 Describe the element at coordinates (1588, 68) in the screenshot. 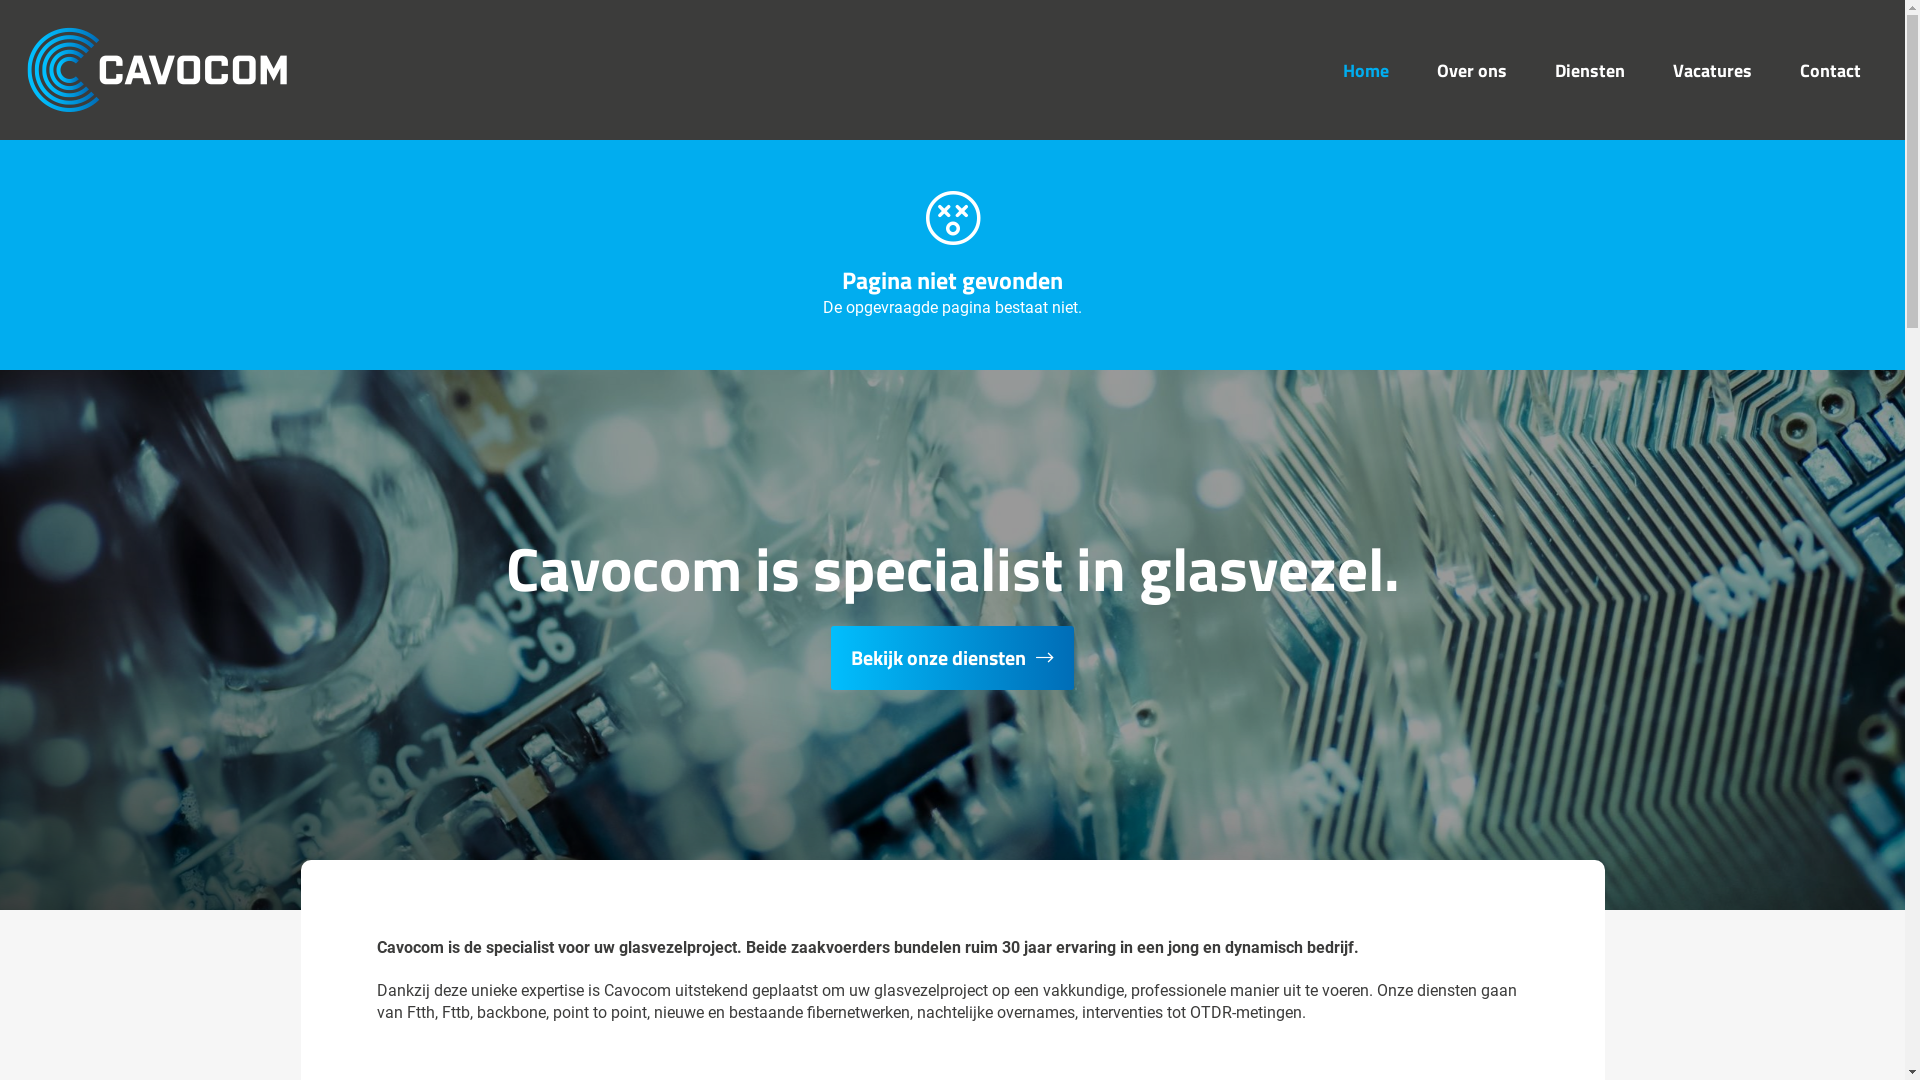

I see `'Diensten'` at that location.